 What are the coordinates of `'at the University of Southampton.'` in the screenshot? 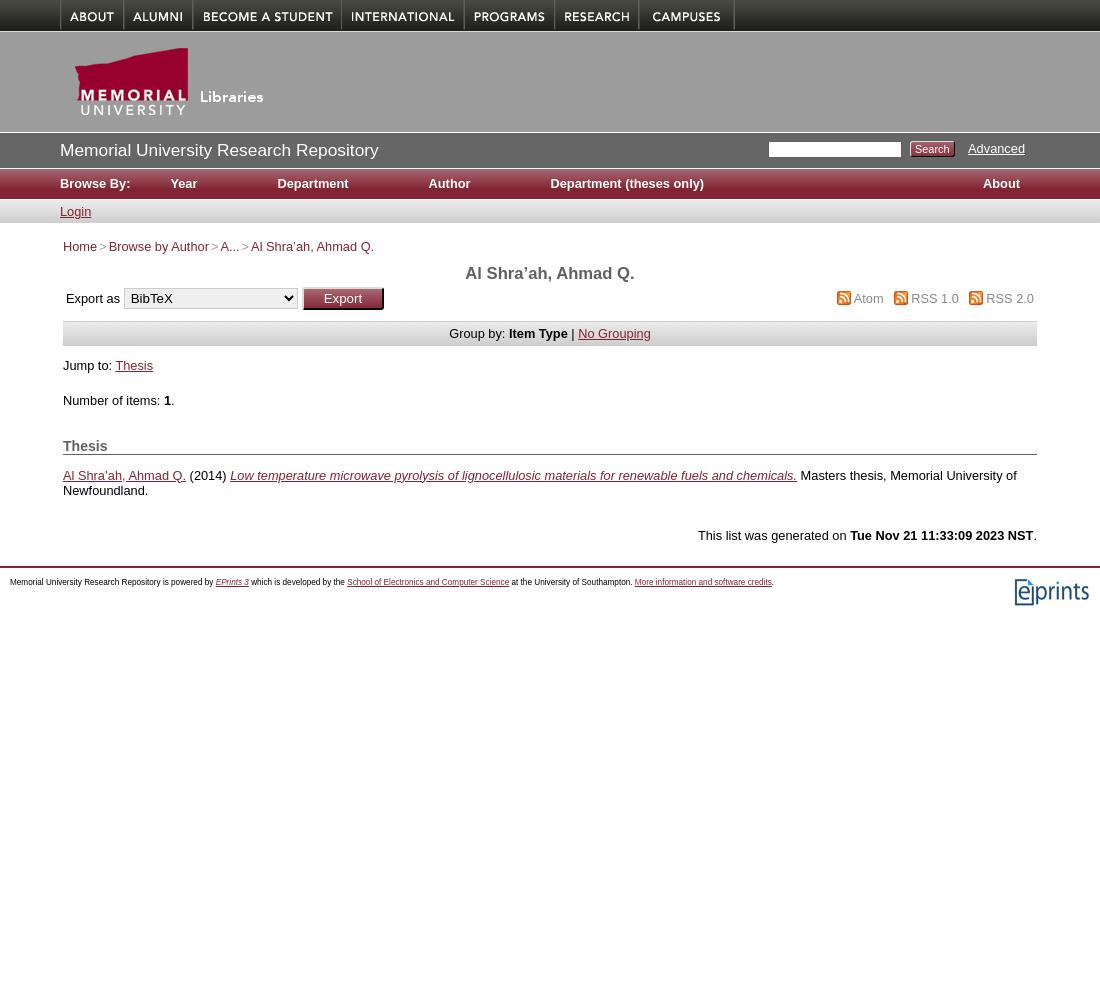 It's located at (570, 581).